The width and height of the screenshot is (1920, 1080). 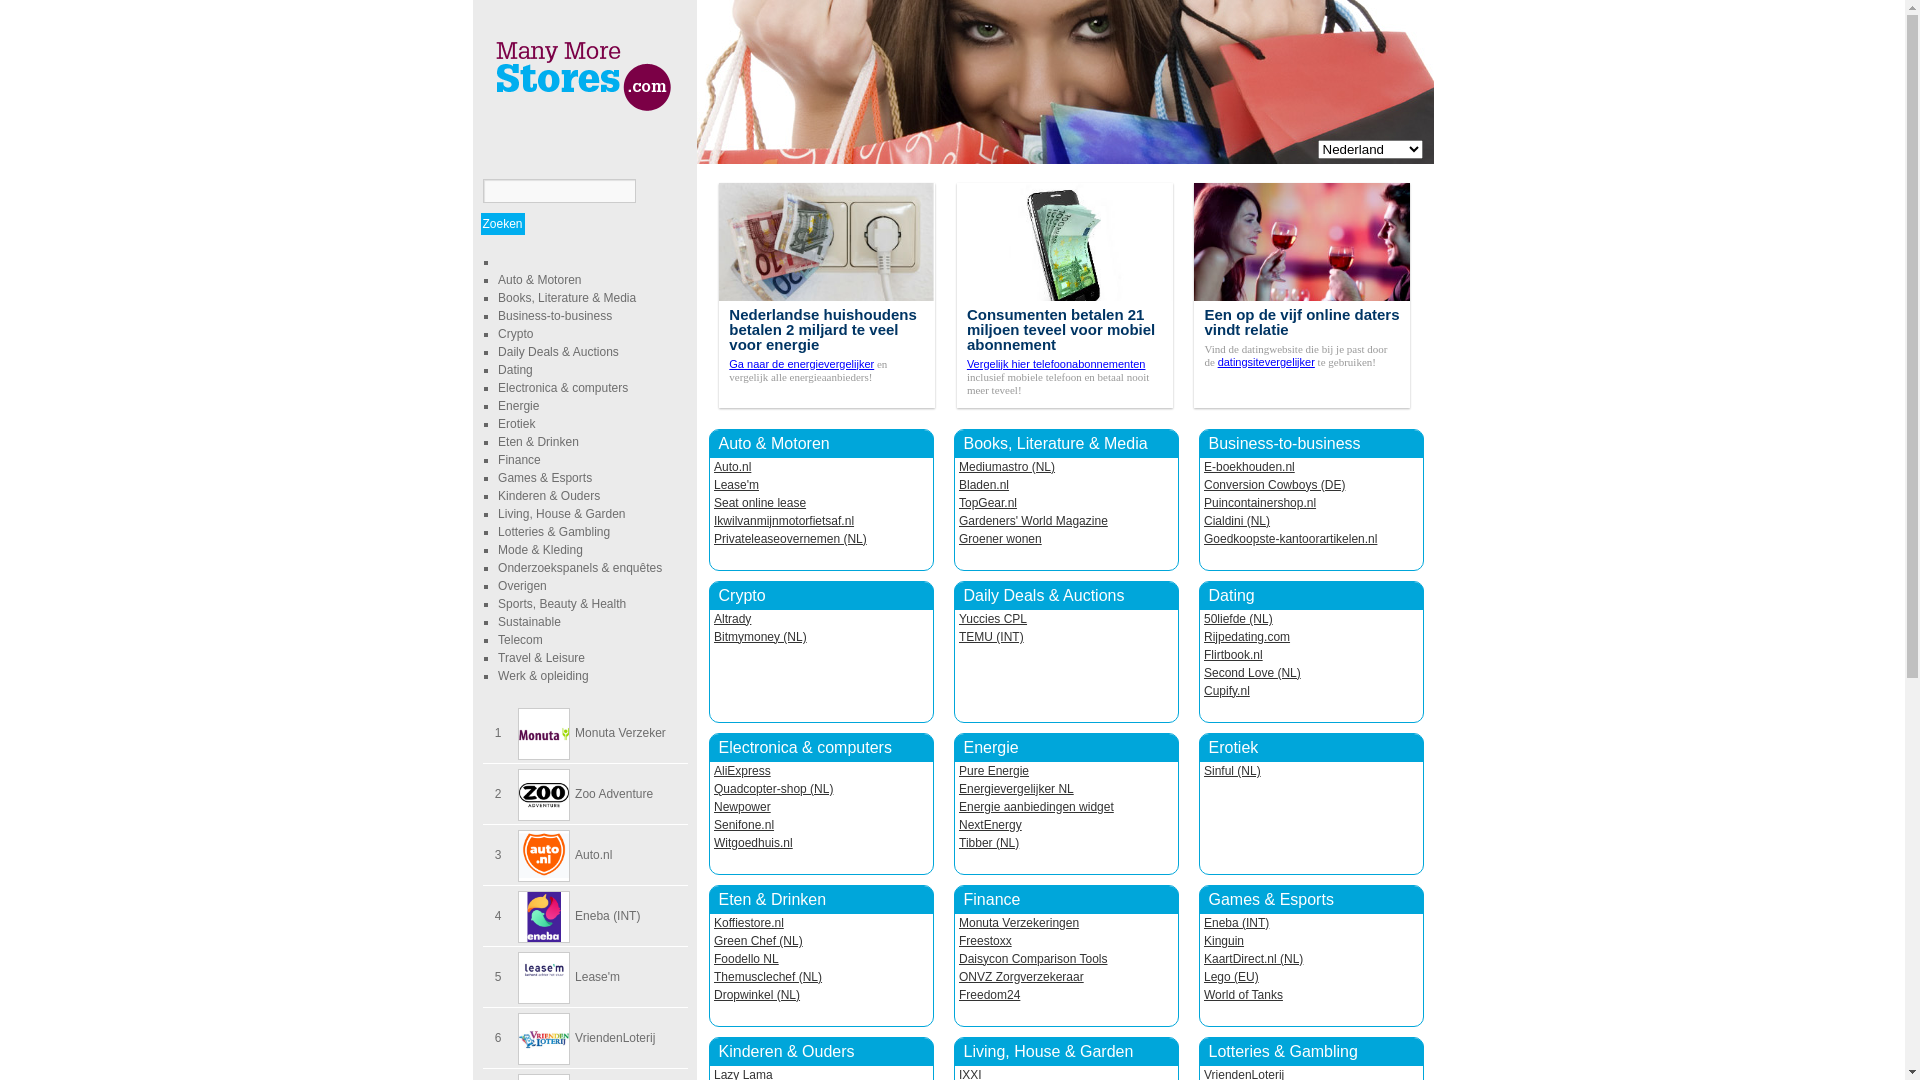 What do you see at coordinates (1230, 975) in the screenshot?
I see `'Lego (EU)'` at bounding box center [1230, 975].